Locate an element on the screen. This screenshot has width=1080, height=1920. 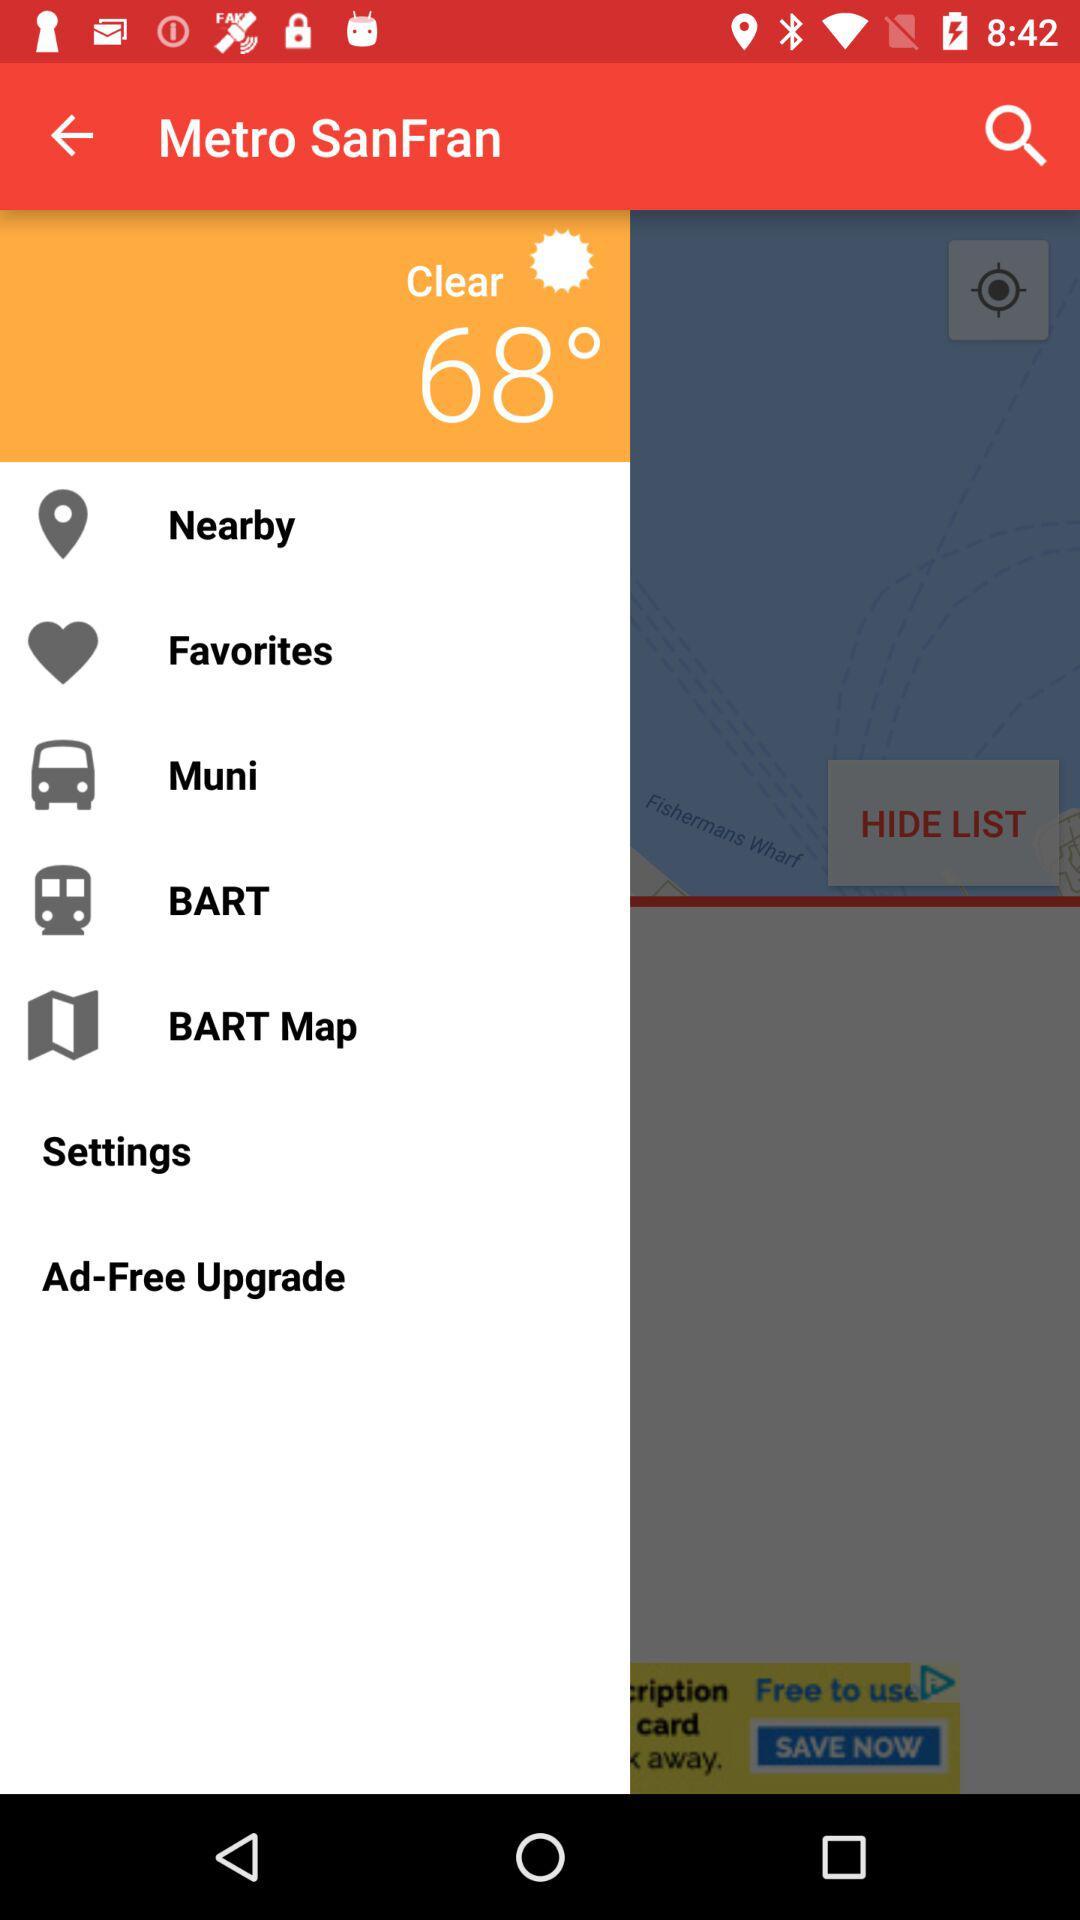
the location_crosshair icon is located at coordinates (998, 290).